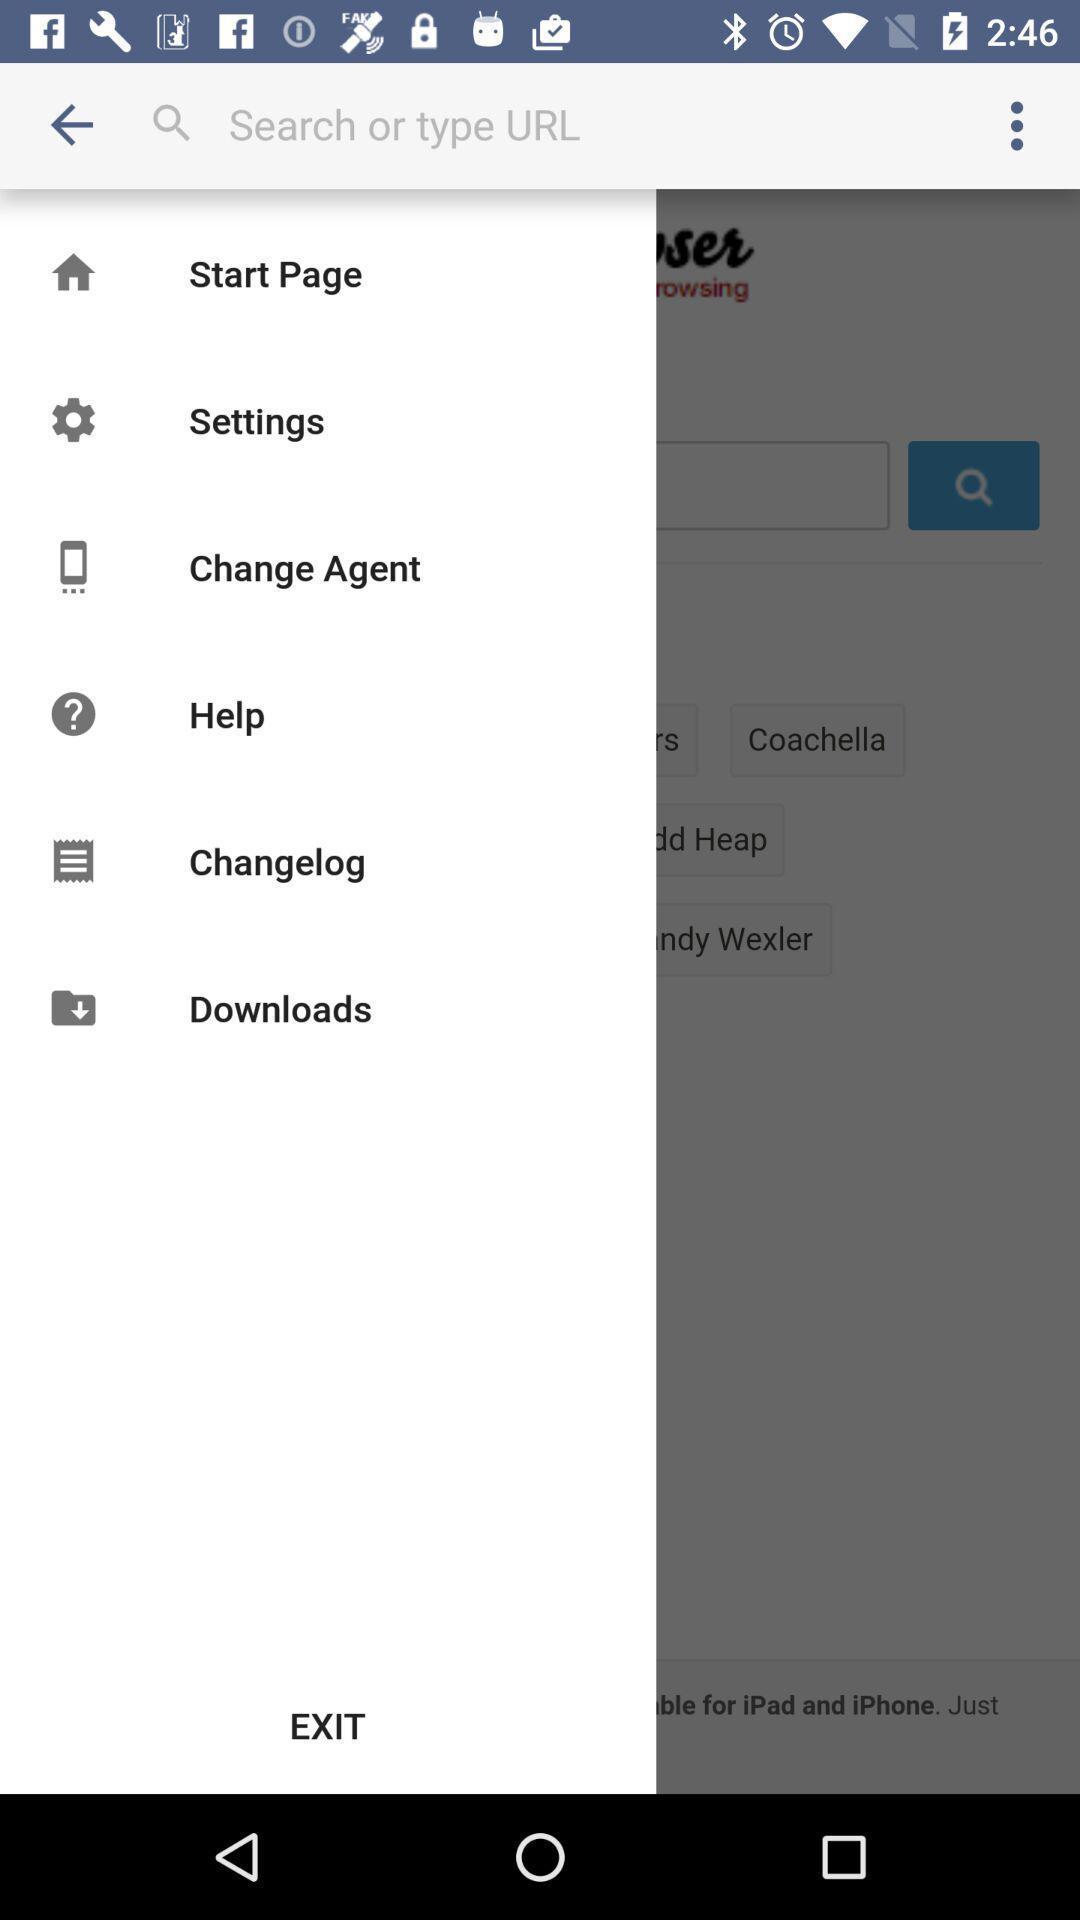  Describe the element at coordinates (540, 123) in the screenshot. I see `search box` at that location.